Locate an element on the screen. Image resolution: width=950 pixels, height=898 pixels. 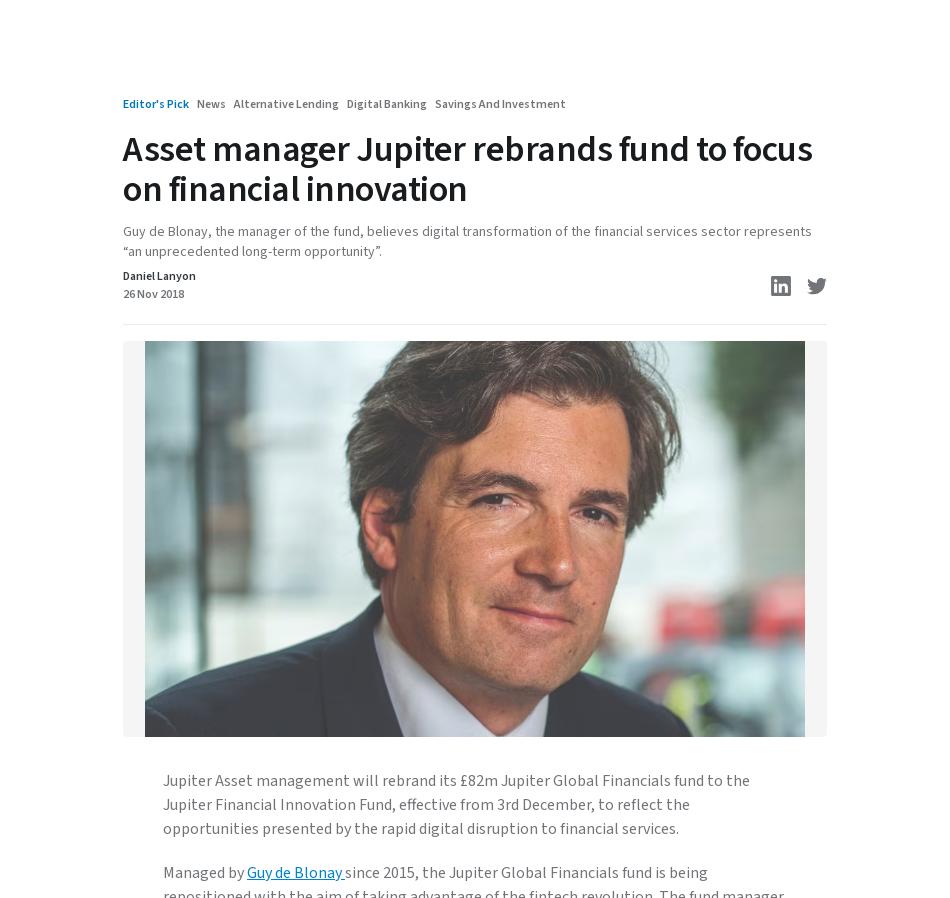
'Most Read' is located at coordinates (176, 541).